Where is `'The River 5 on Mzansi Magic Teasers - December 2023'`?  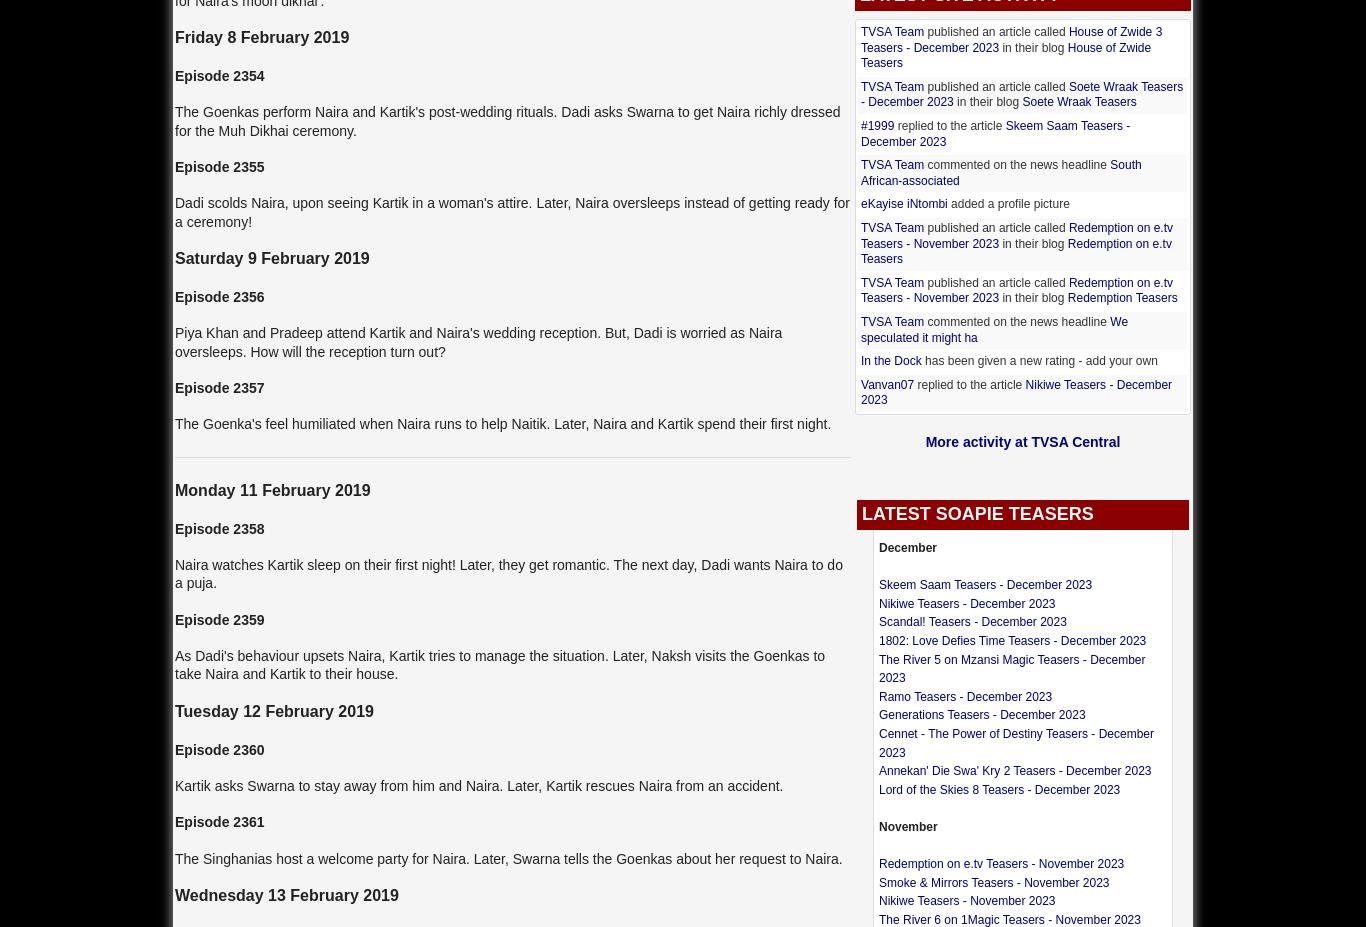 'The River 5 on Mzansi Magic Teasers - December 2023' is located at coordinates (1011, 667).